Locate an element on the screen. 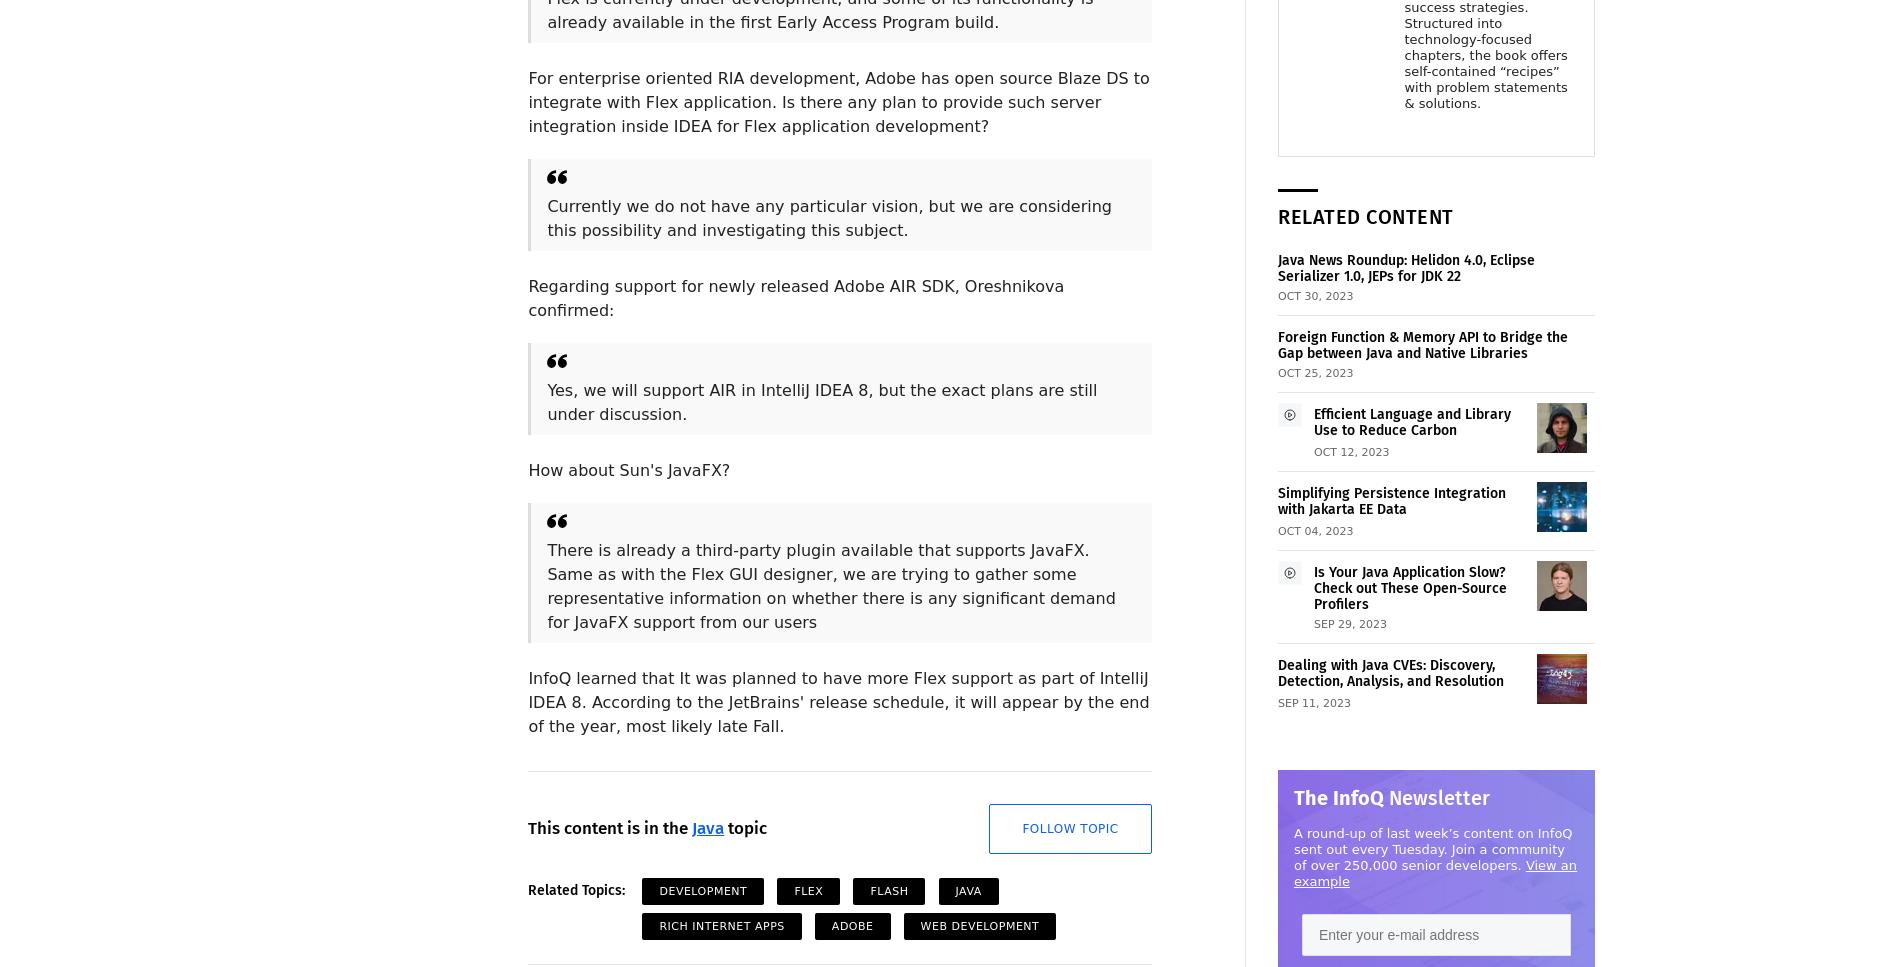 This screenshot has width=1900, height=967. 'Dealing with Java CVEs: Discovery, Detection, Analysis, and Resolution' is located at coordinates (1389, 673).